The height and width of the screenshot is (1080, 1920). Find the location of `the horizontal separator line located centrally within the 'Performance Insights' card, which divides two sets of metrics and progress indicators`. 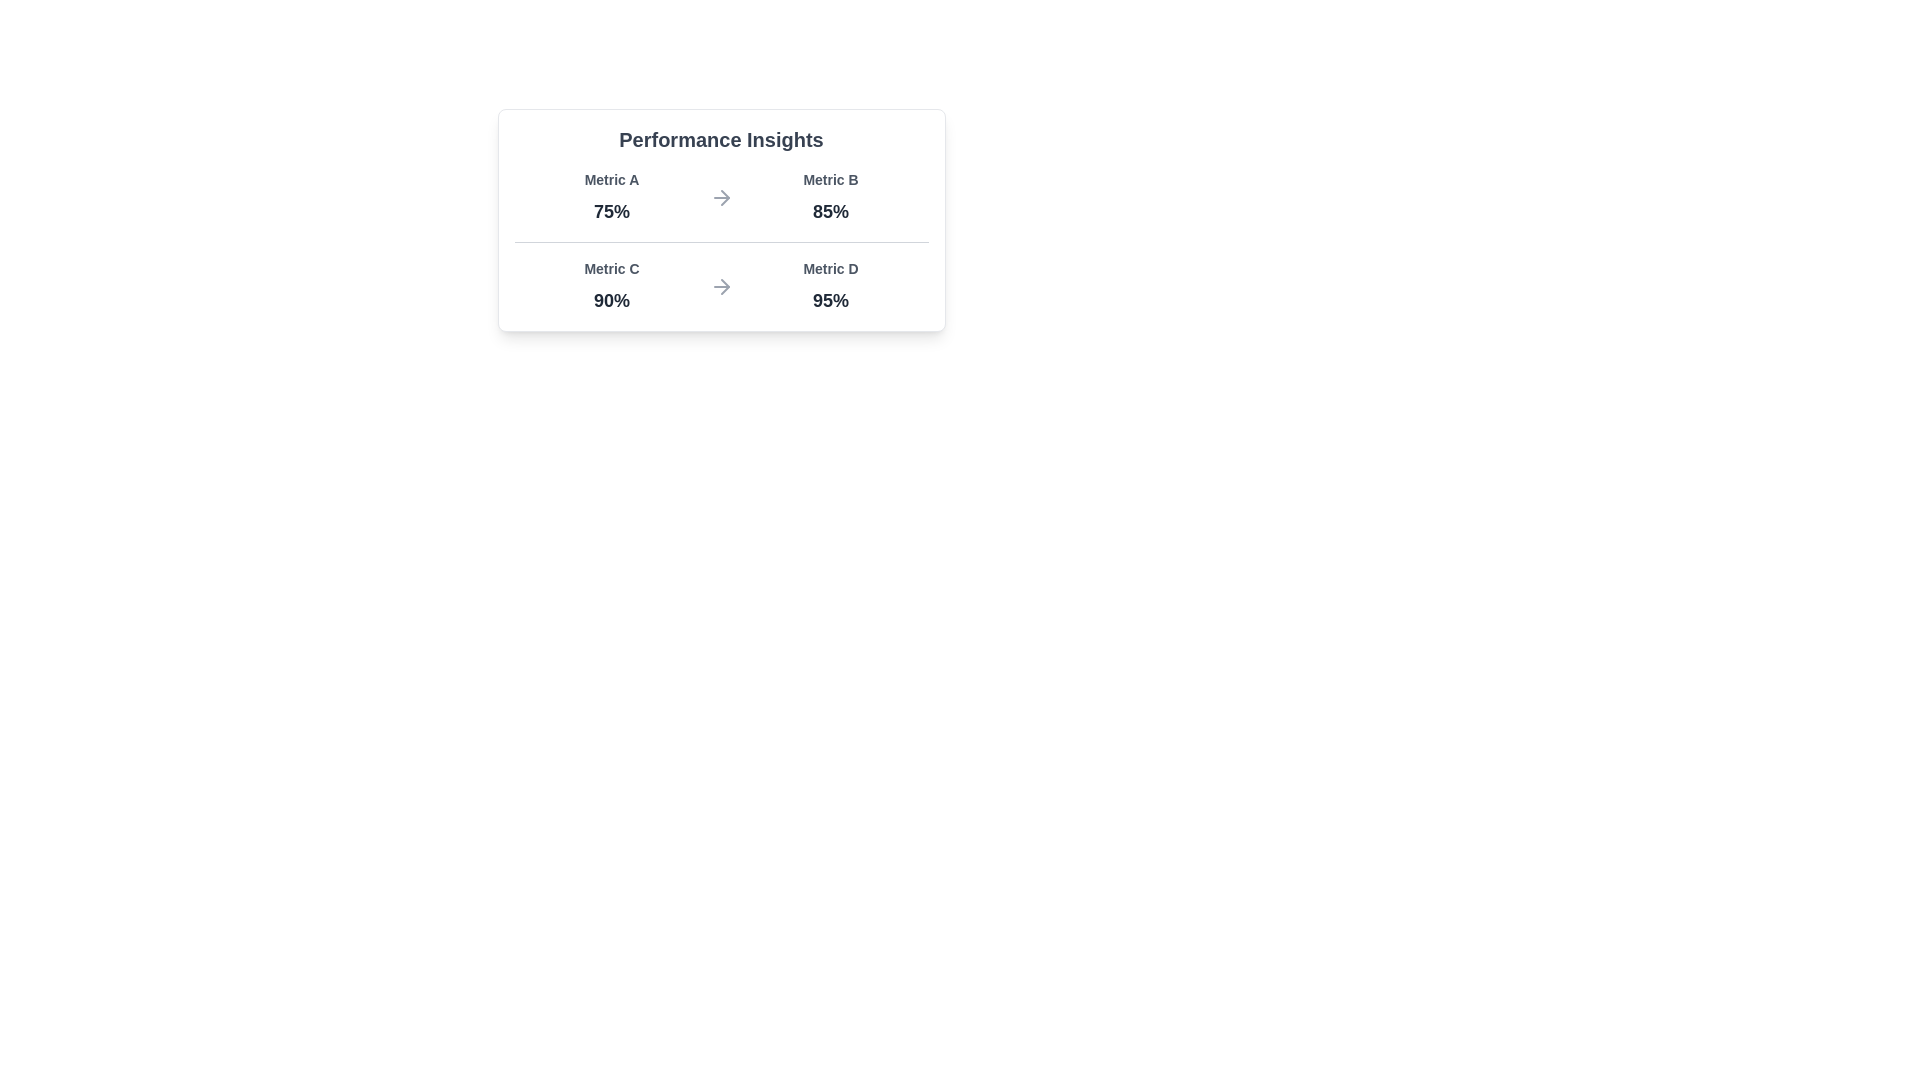

the horizontal separator line located centrally within the 'Performance Insights' card, which divides two sets of metrics and progress indicators is located at coordinates (720, 241).